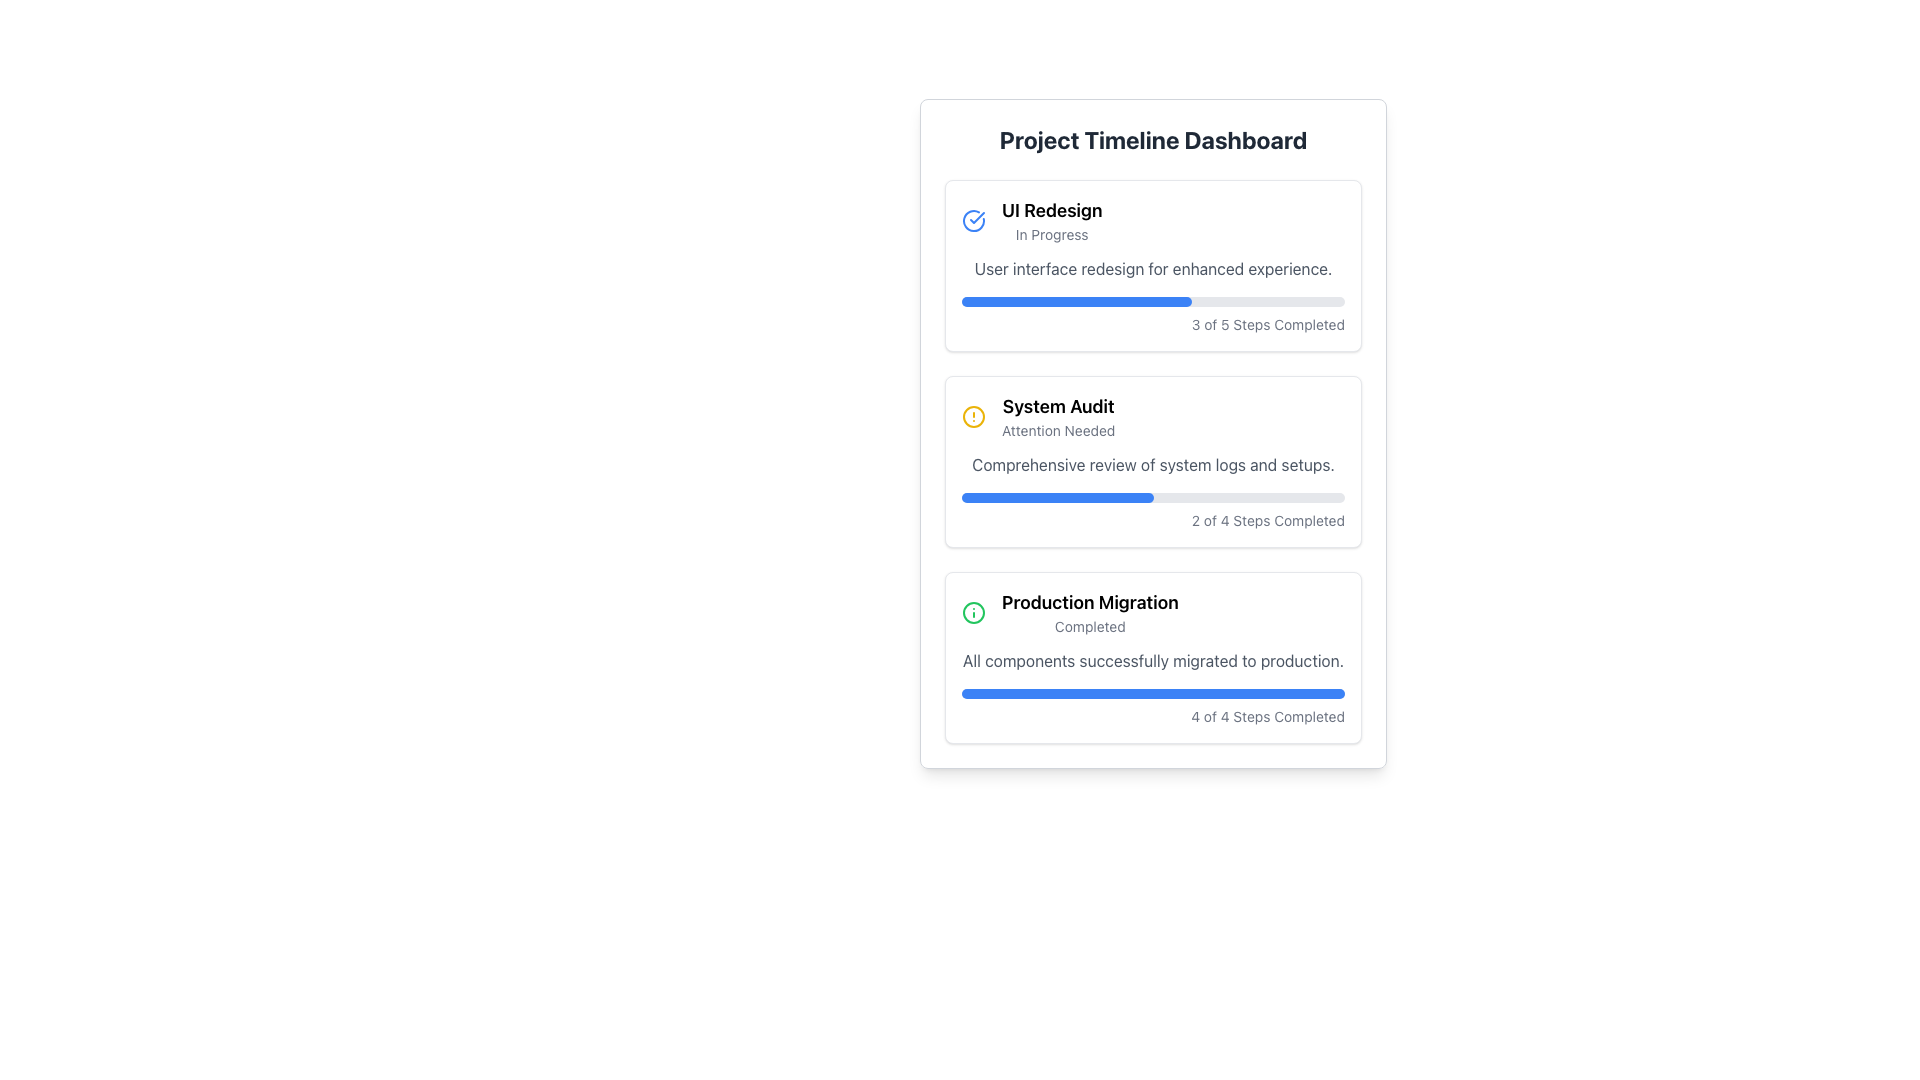  Describe the element at coordinates (1089, 626) in the screenshot. I see `the Text Label indicating the completion status of the task located below 'Production Migration' in the summary section` at that location.